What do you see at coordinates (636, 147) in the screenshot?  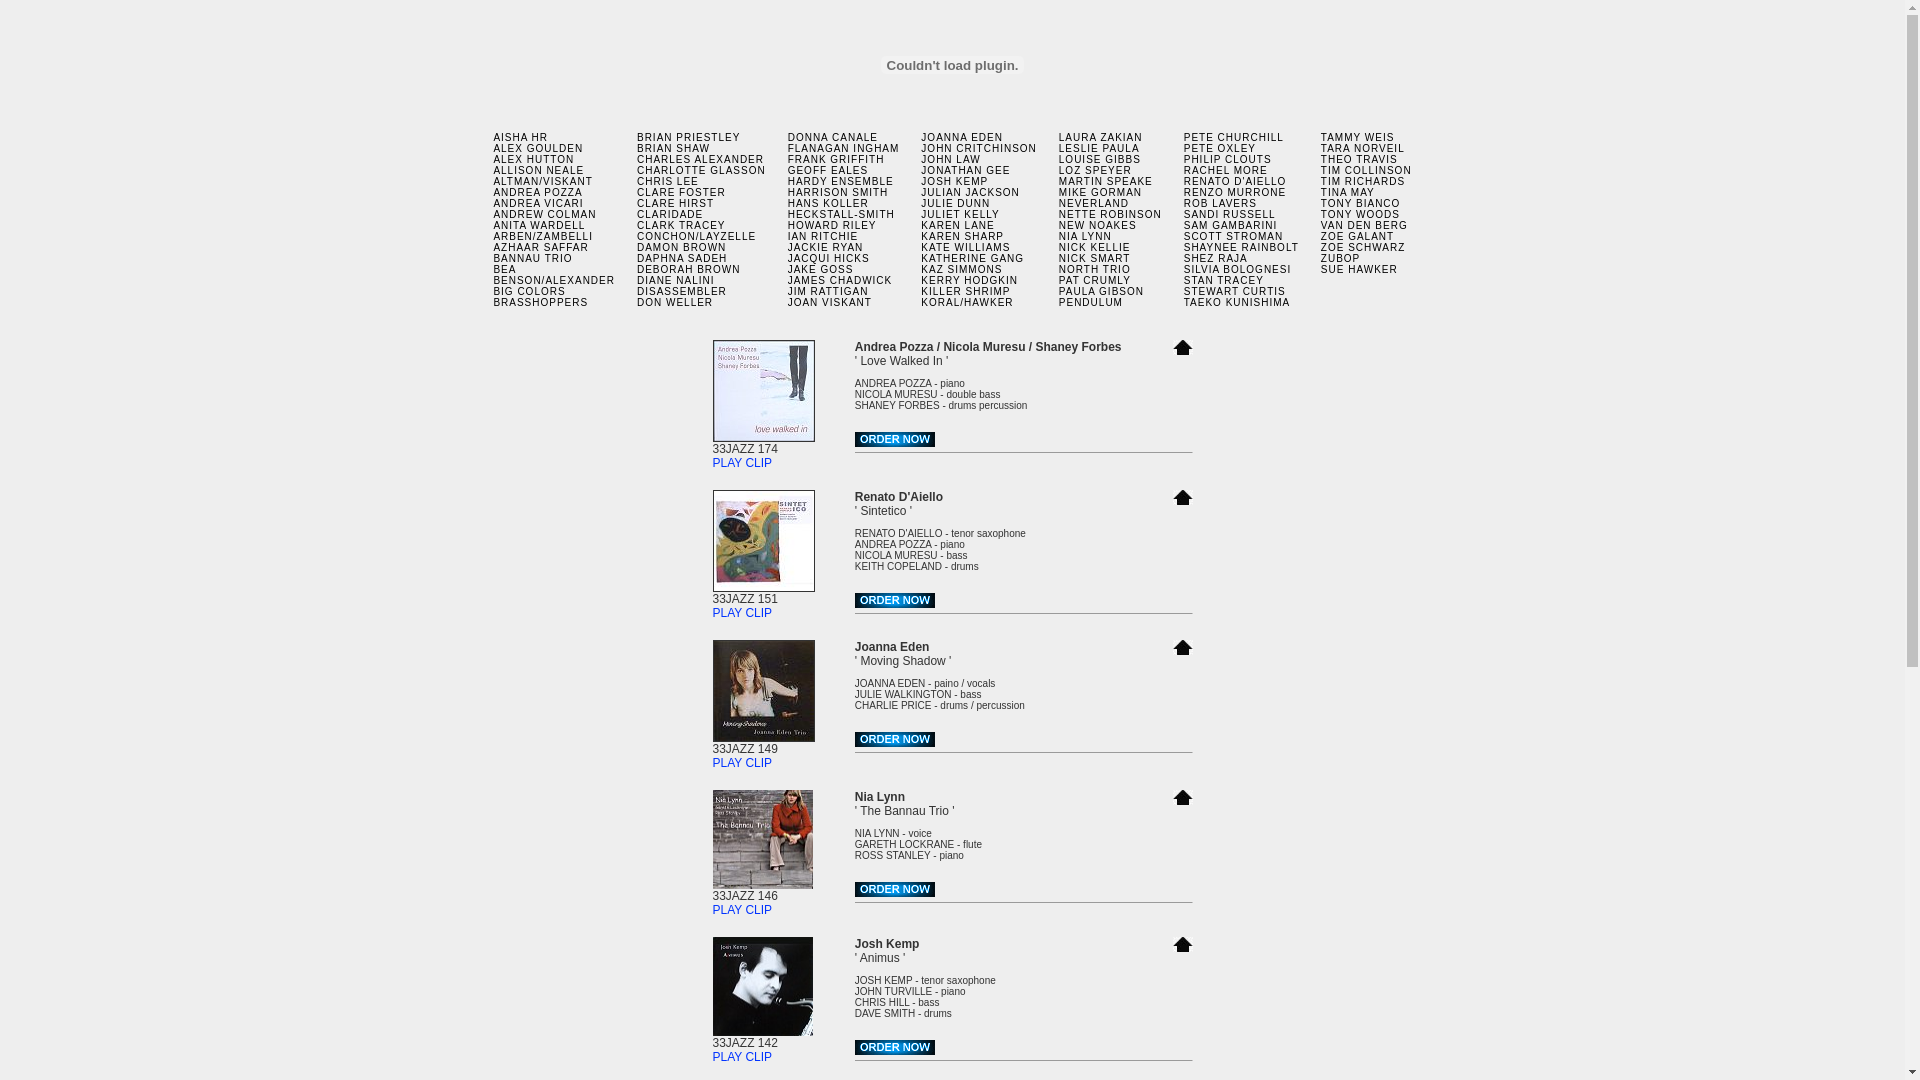 I see `'BRIAN SHAW'` at bounding box center [636, 147].